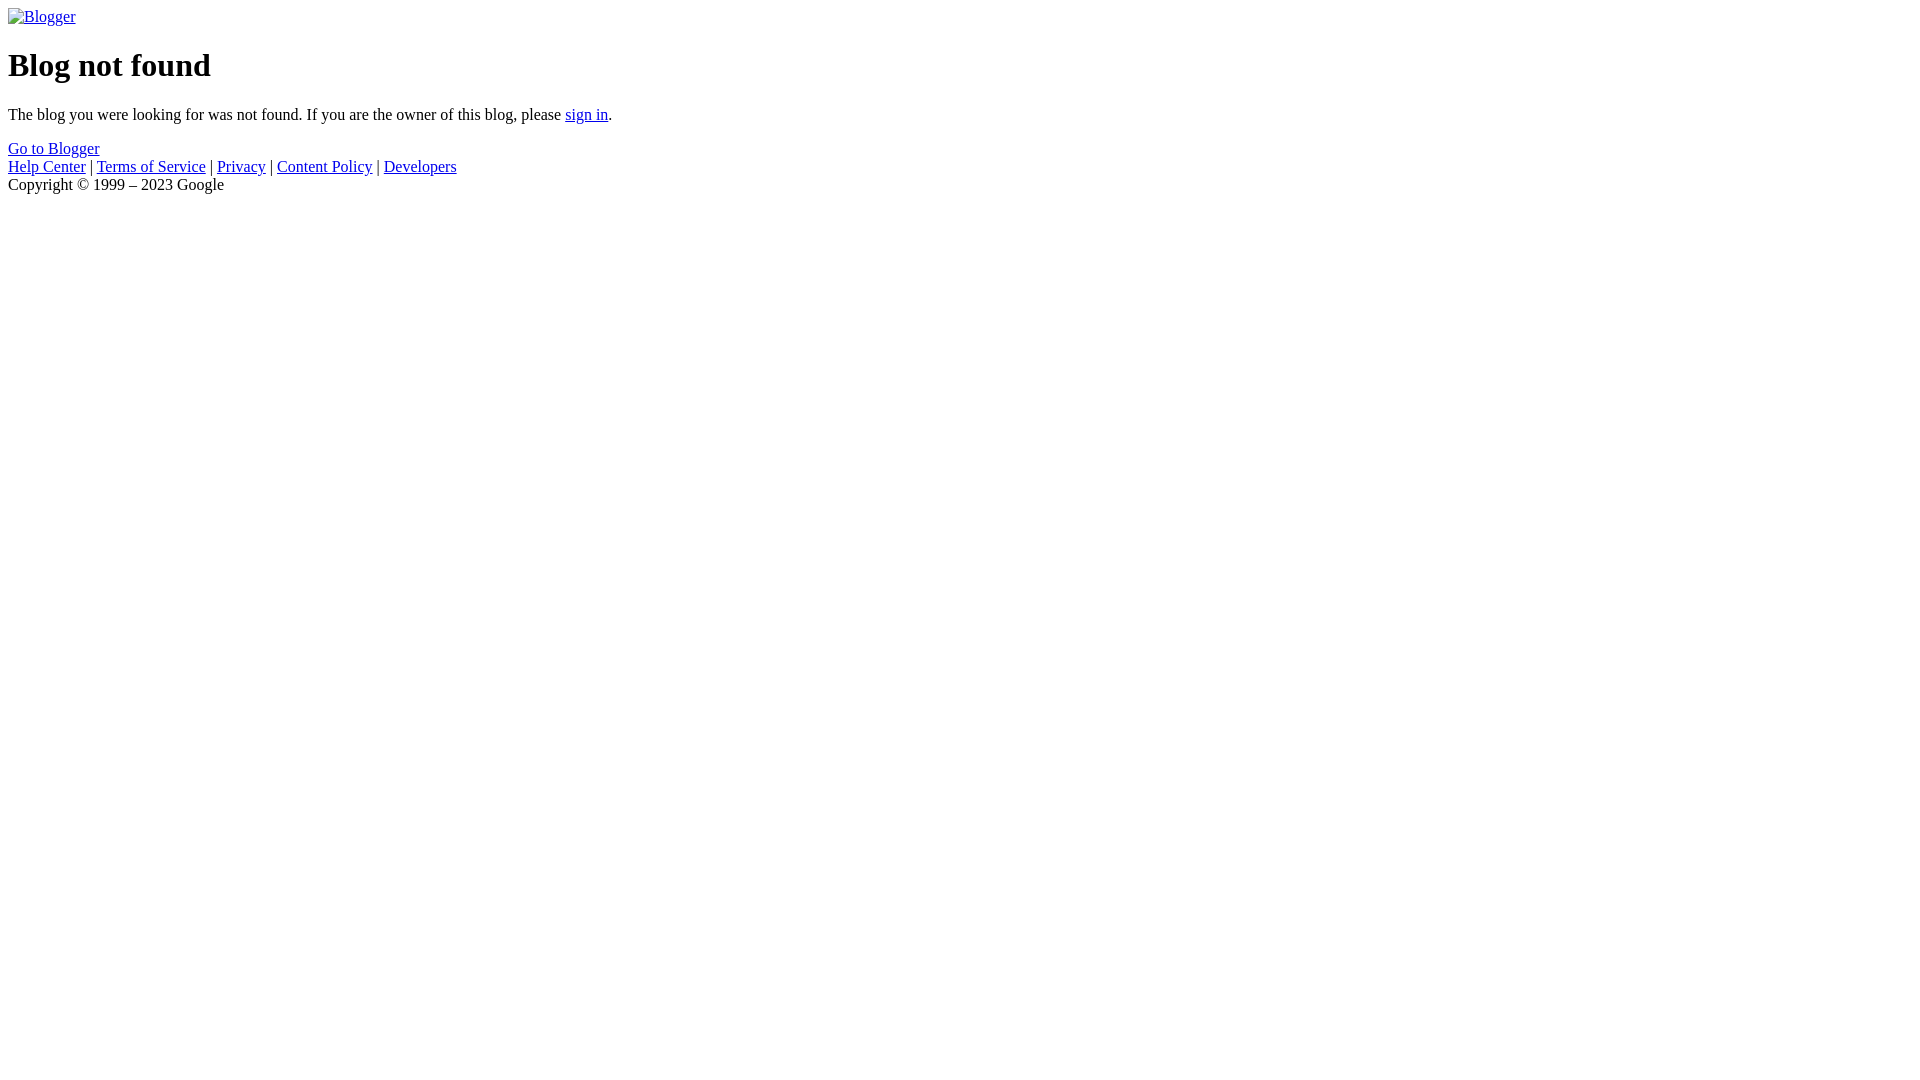 This screenshot has width=1920, height=1080. What do you see at coordinates (325, 165) in the screenshot?
I see `'Content Policy'` at bounding box center [325, 165].